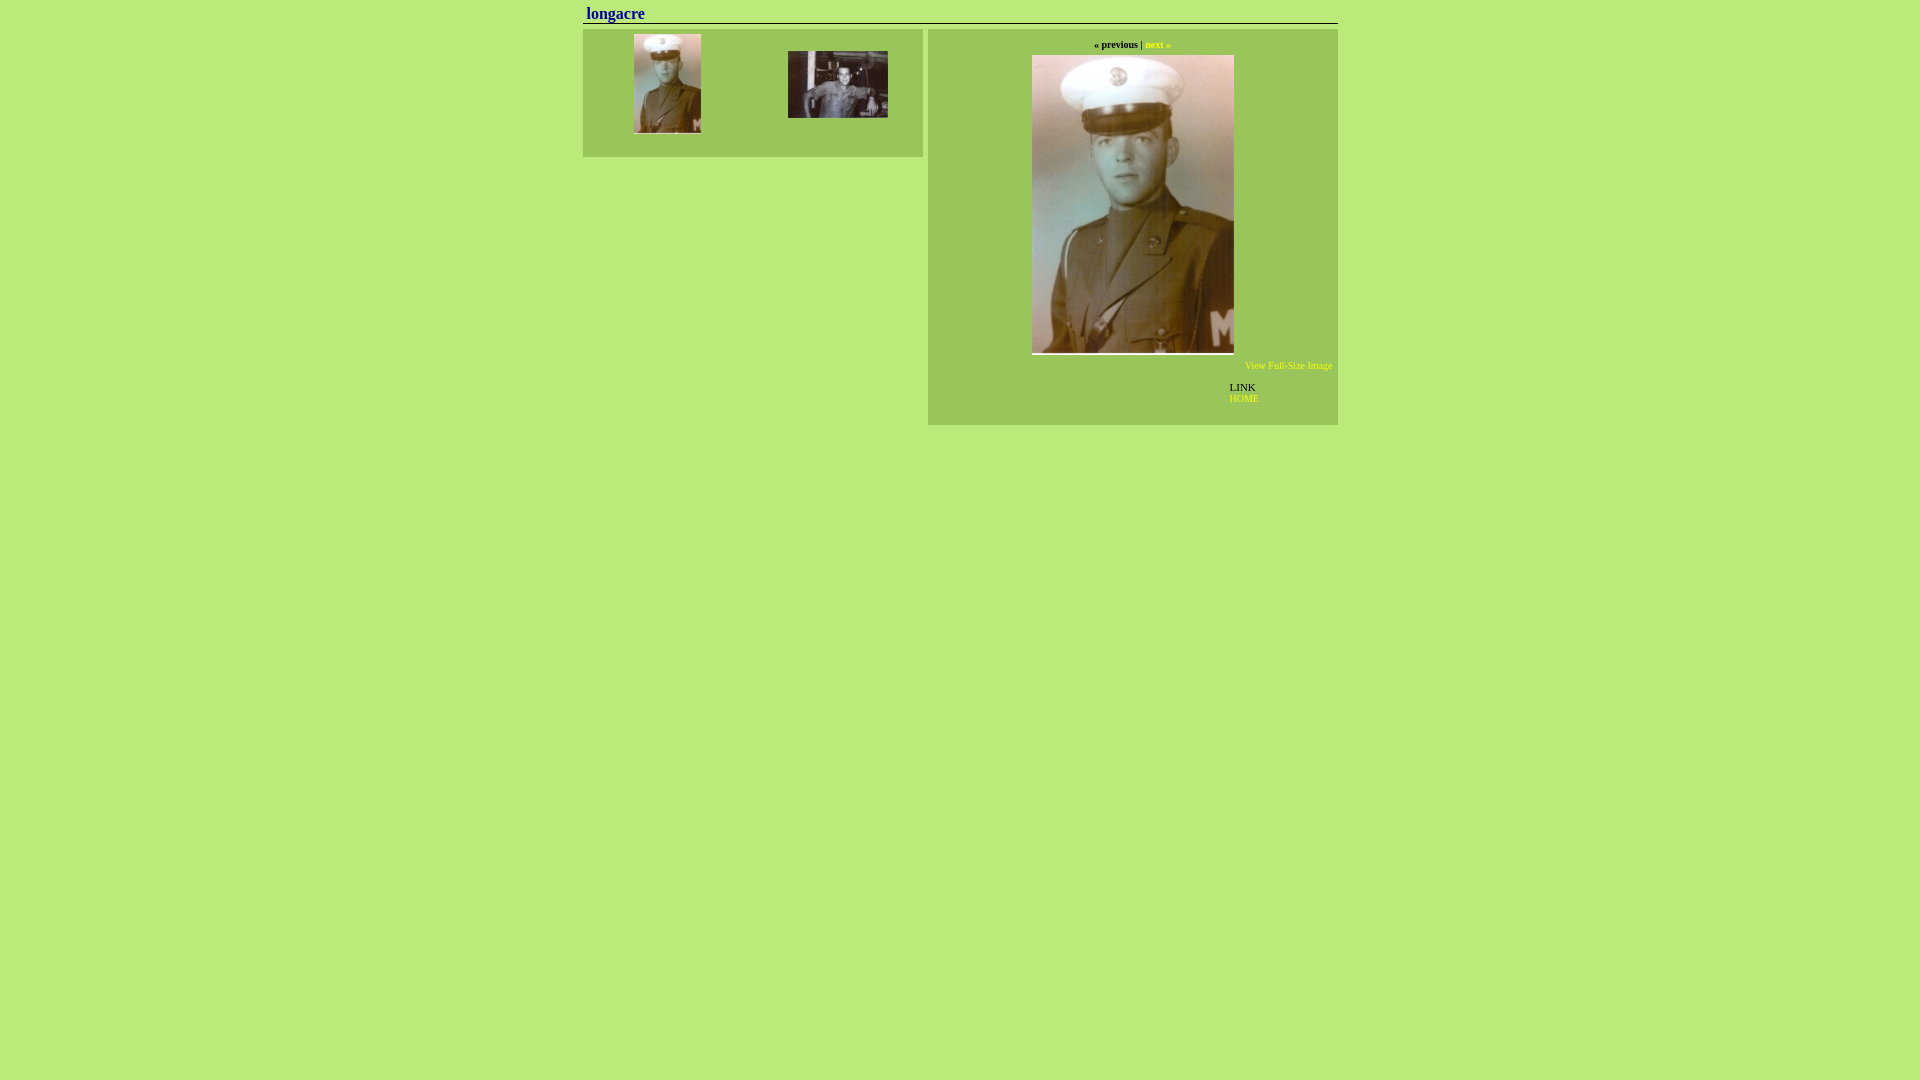  Describe the element at coordinates (1289, 365) in the screenshot. I see `'View Full-Size Image'` at that location.